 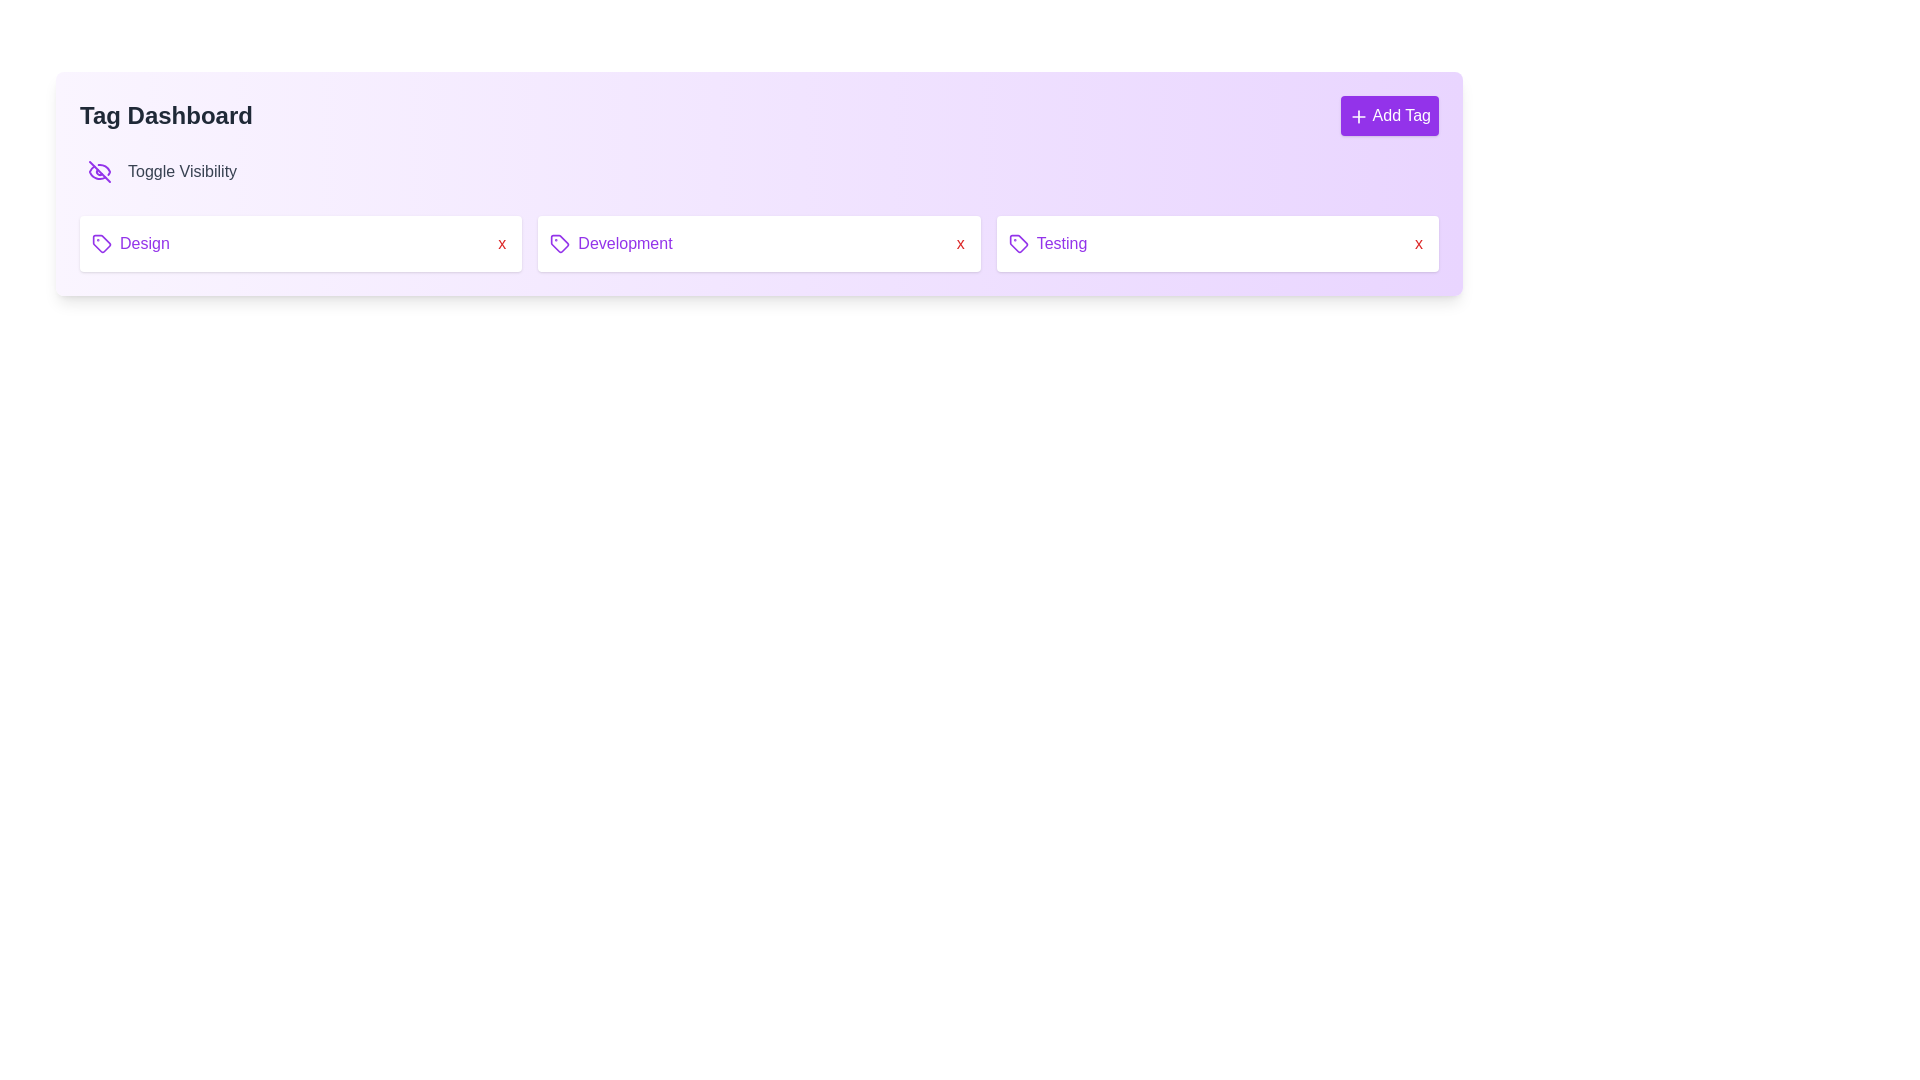 I want to click on the small purple plus sign icon located at the top-right corner of the 'Add Tag' button, so click(x=1358, y=116).